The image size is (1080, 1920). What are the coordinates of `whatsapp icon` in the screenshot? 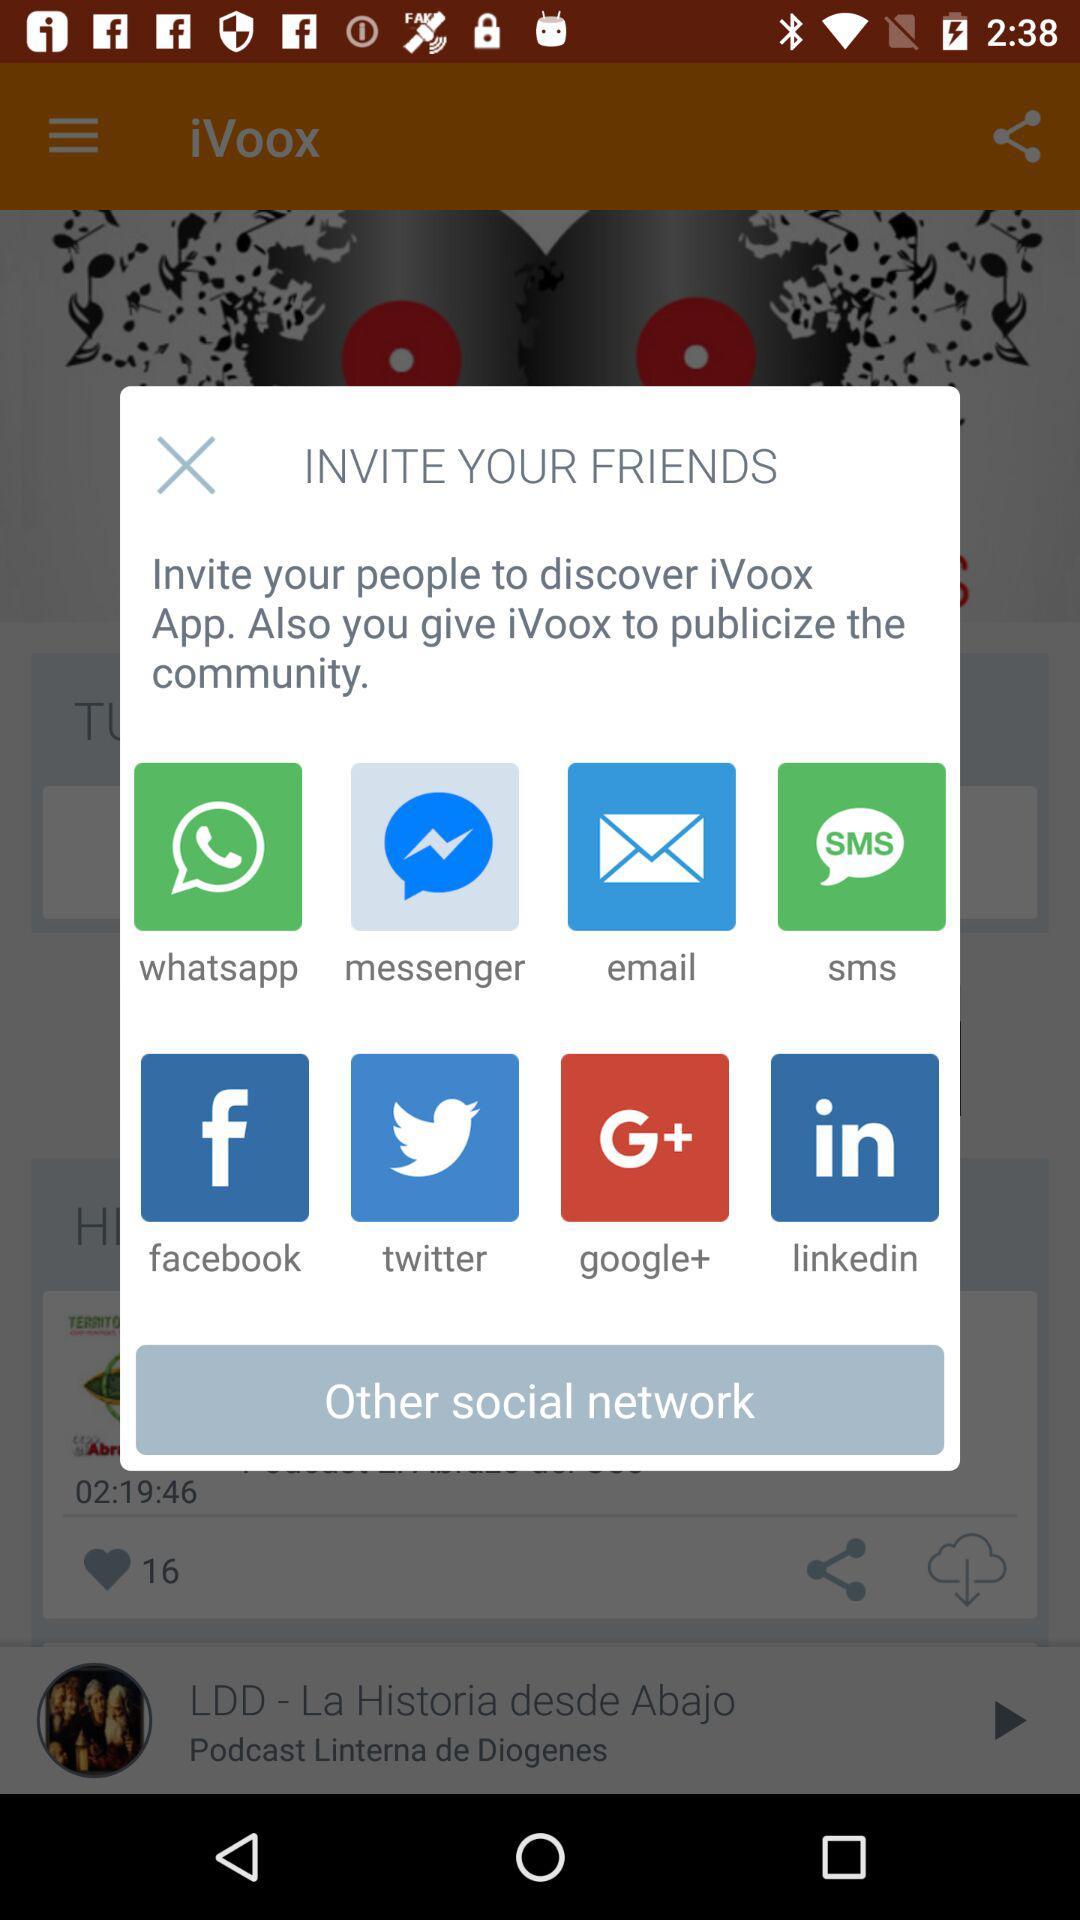 It's located at (218, 876).